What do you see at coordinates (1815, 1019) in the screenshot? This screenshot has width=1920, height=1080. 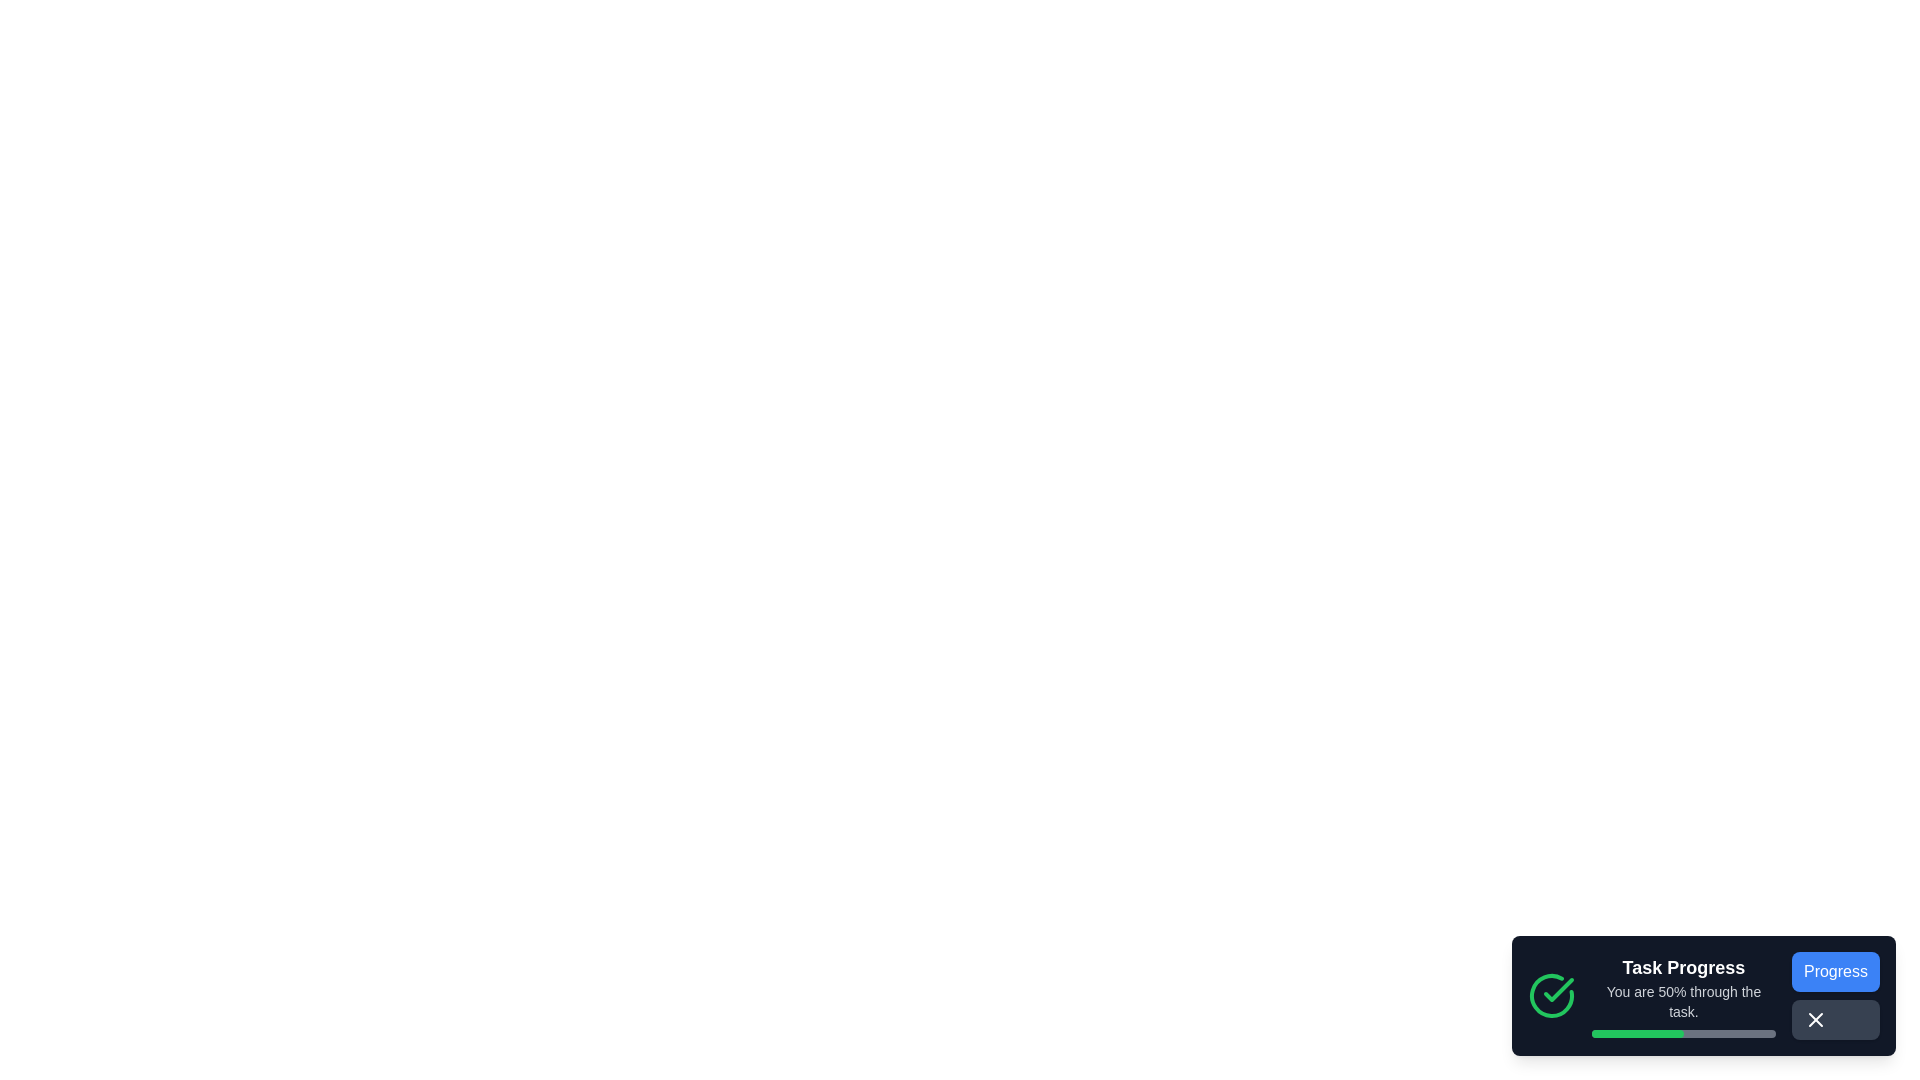 I see `the 'Close' button to dismiss the snackbar` at bounding box center [1815, 1019].